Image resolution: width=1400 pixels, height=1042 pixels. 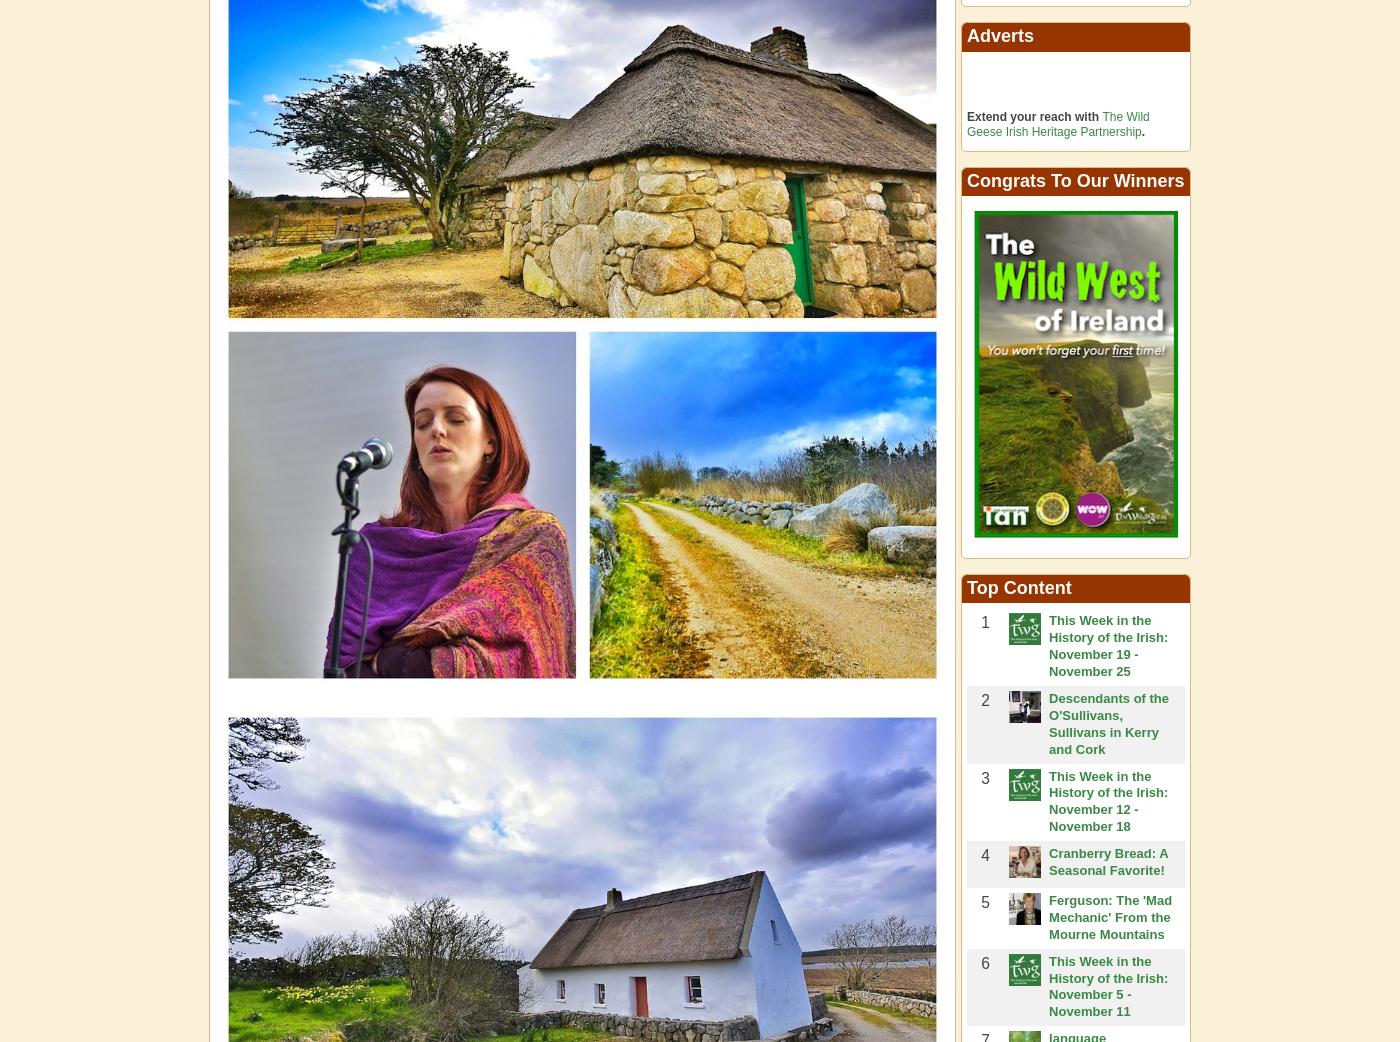 I want to click on '4', so click(x=985, y=855).